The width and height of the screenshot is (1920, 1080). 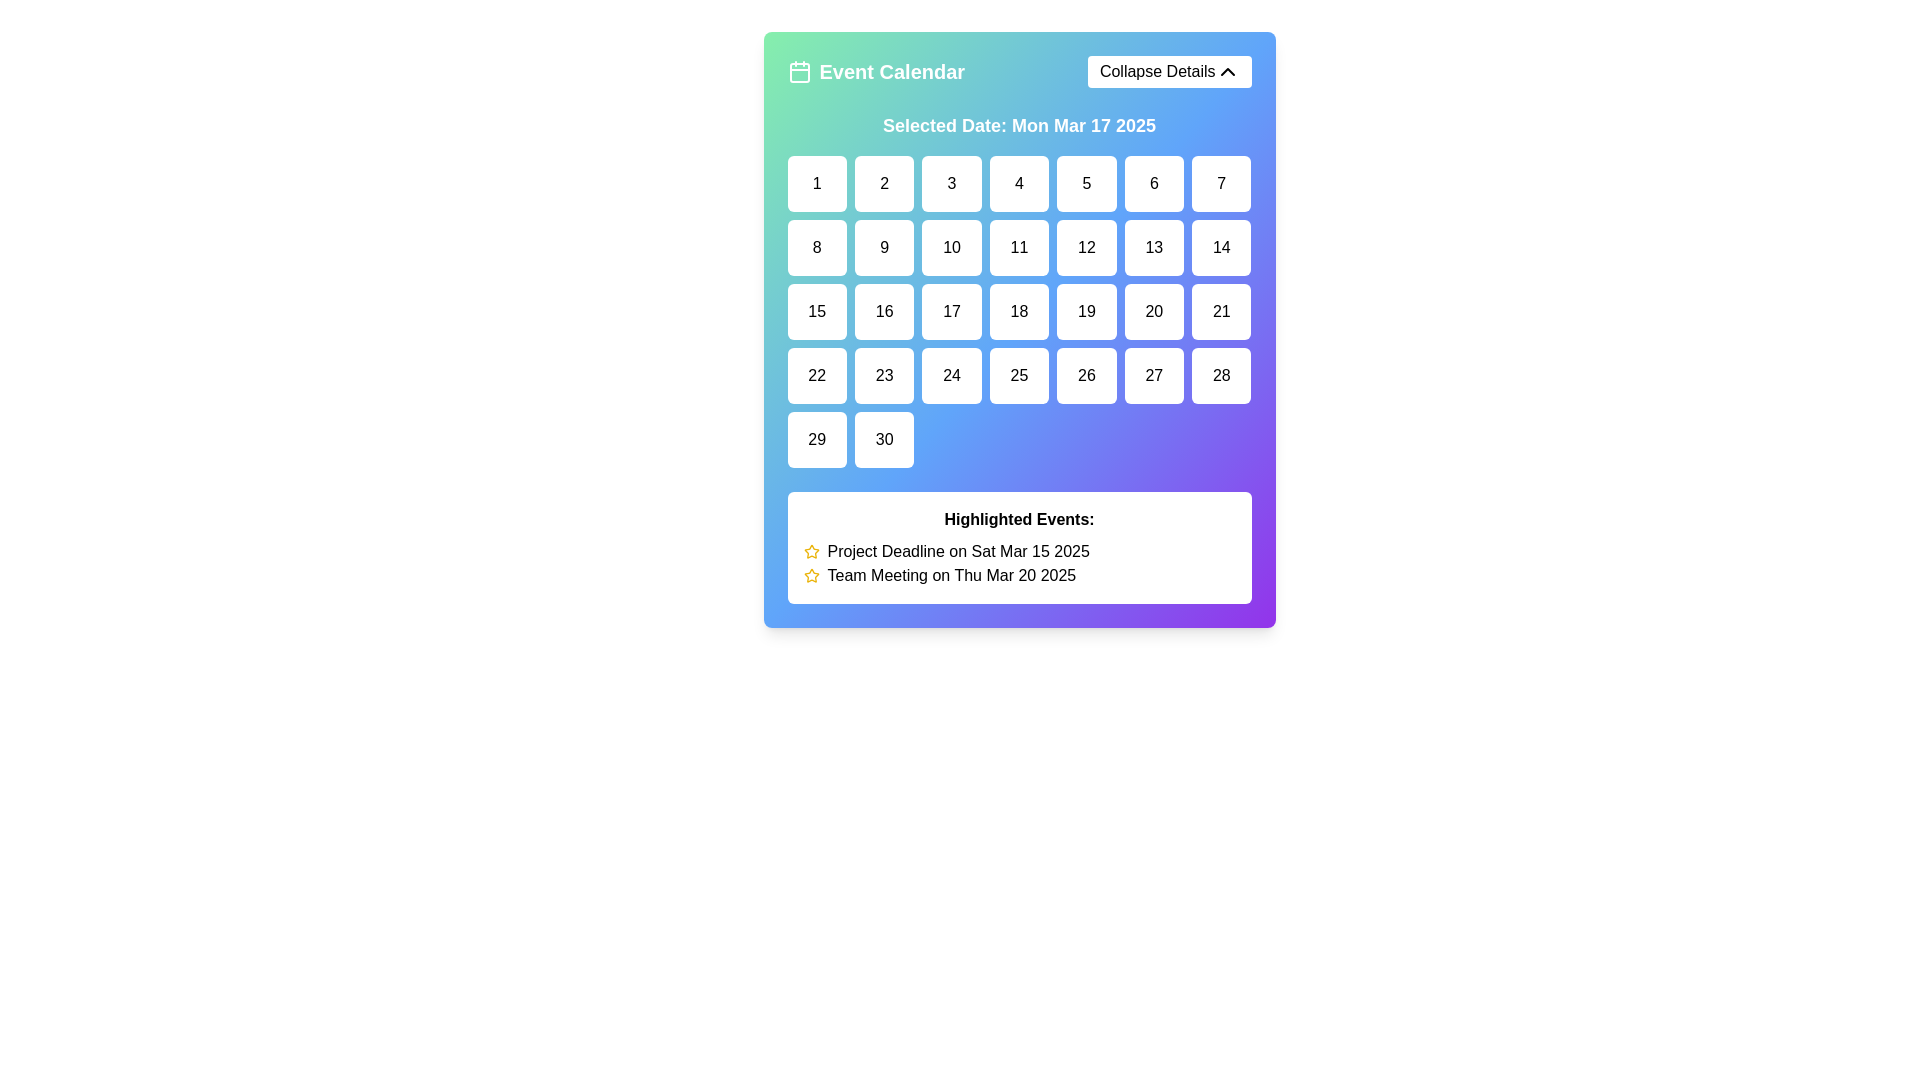 What do you see at coordinates (1085, 375) in the screenshot?
I see `the square-shaped button labeled '26' with a white background and rounded corners located` at bounding box center [1085, 375].